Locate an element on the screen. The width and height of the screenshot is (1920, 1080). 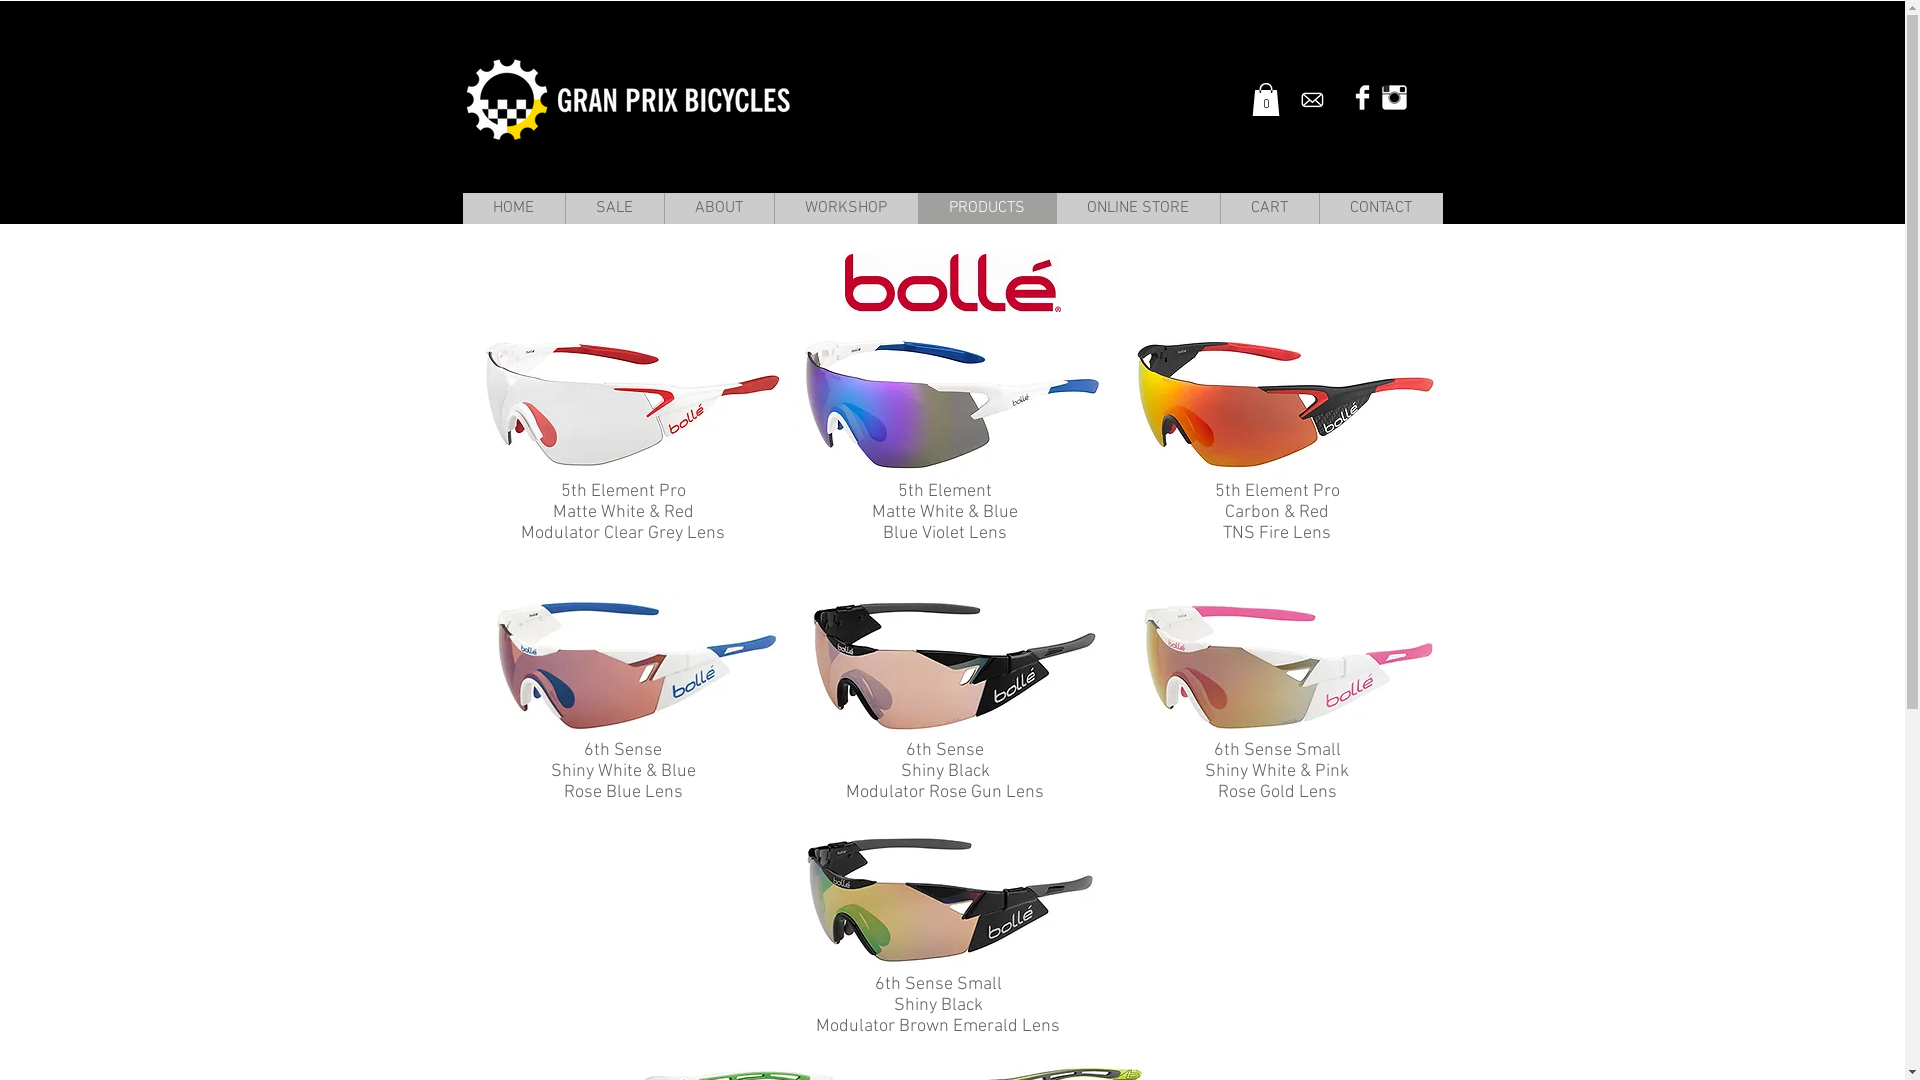
'Gran Prix Bicycles' is located at coordinates (626, 101).